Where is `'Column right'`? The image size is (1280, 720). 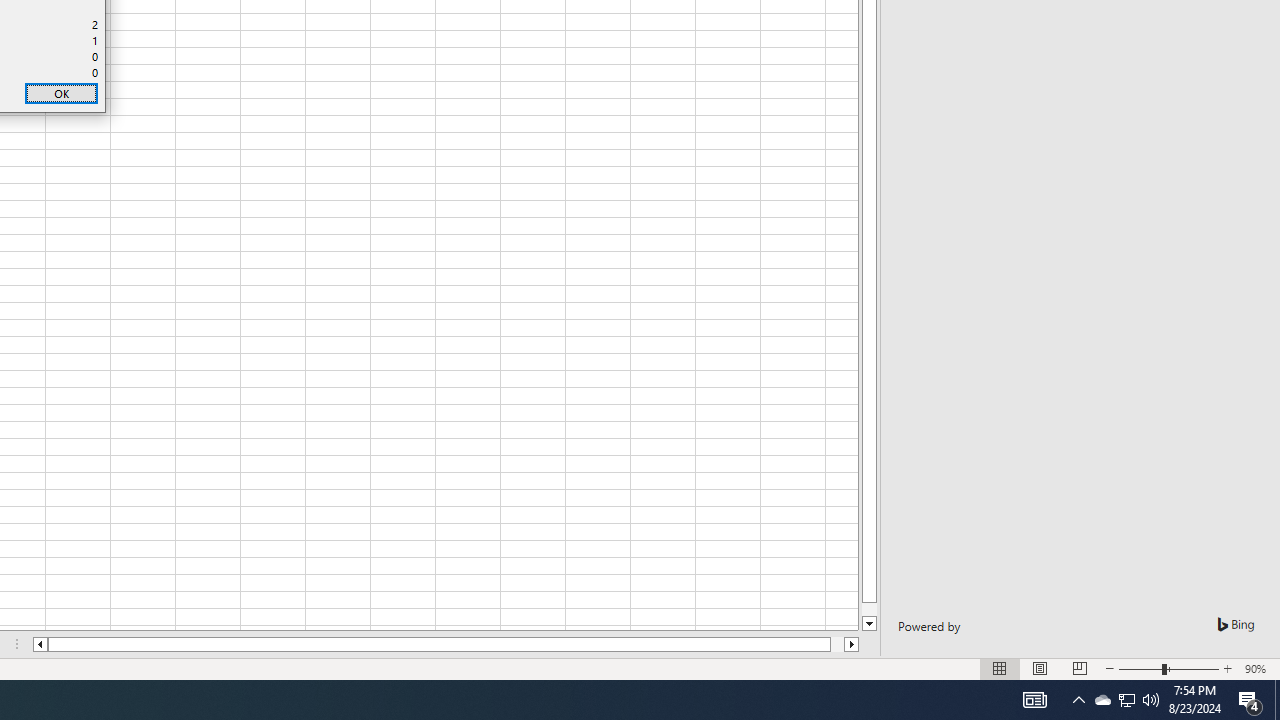
'Column right' is located at coordinates (852, 644).